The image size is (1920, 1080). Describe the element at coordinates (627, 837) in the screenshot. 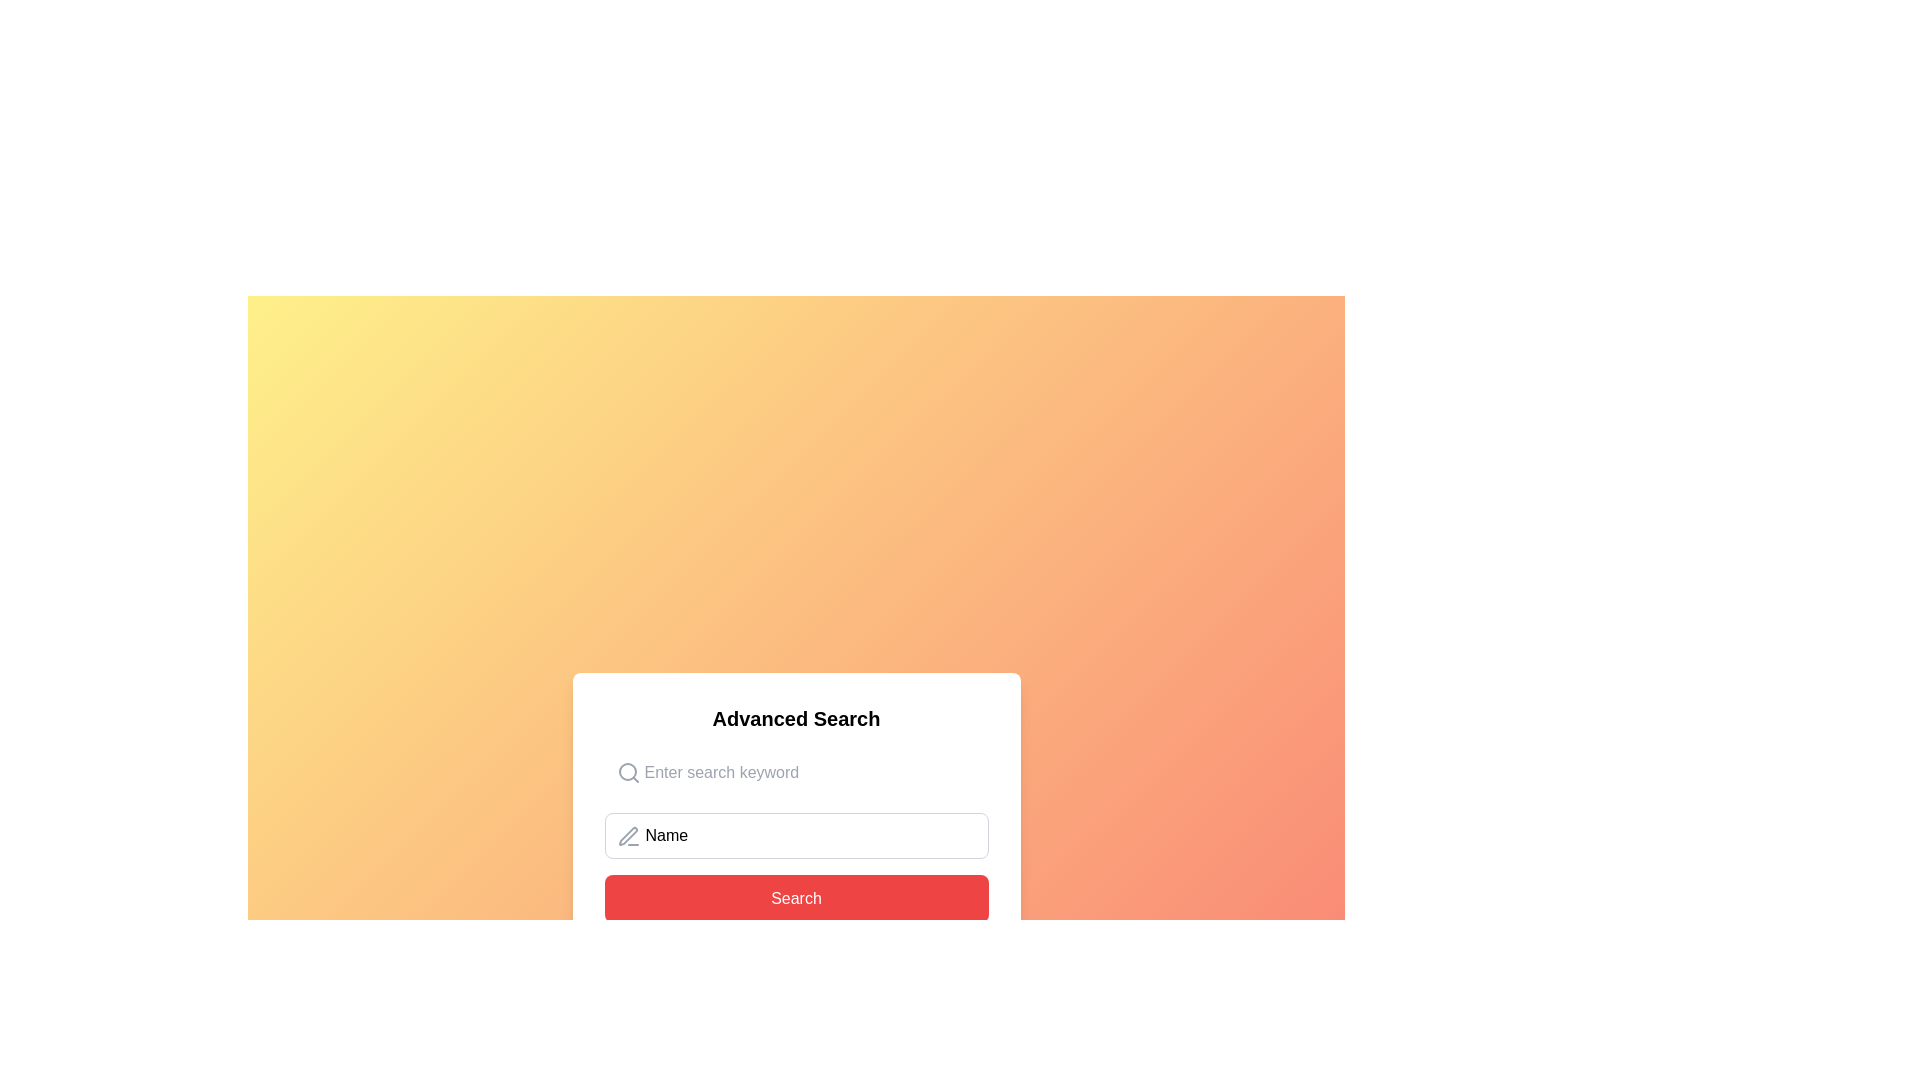

I see `properties of the SVG graphic icon located inside the 'Name' input box, which serves as an auxiliary visual indicator suggesting the field is editable` at that location.